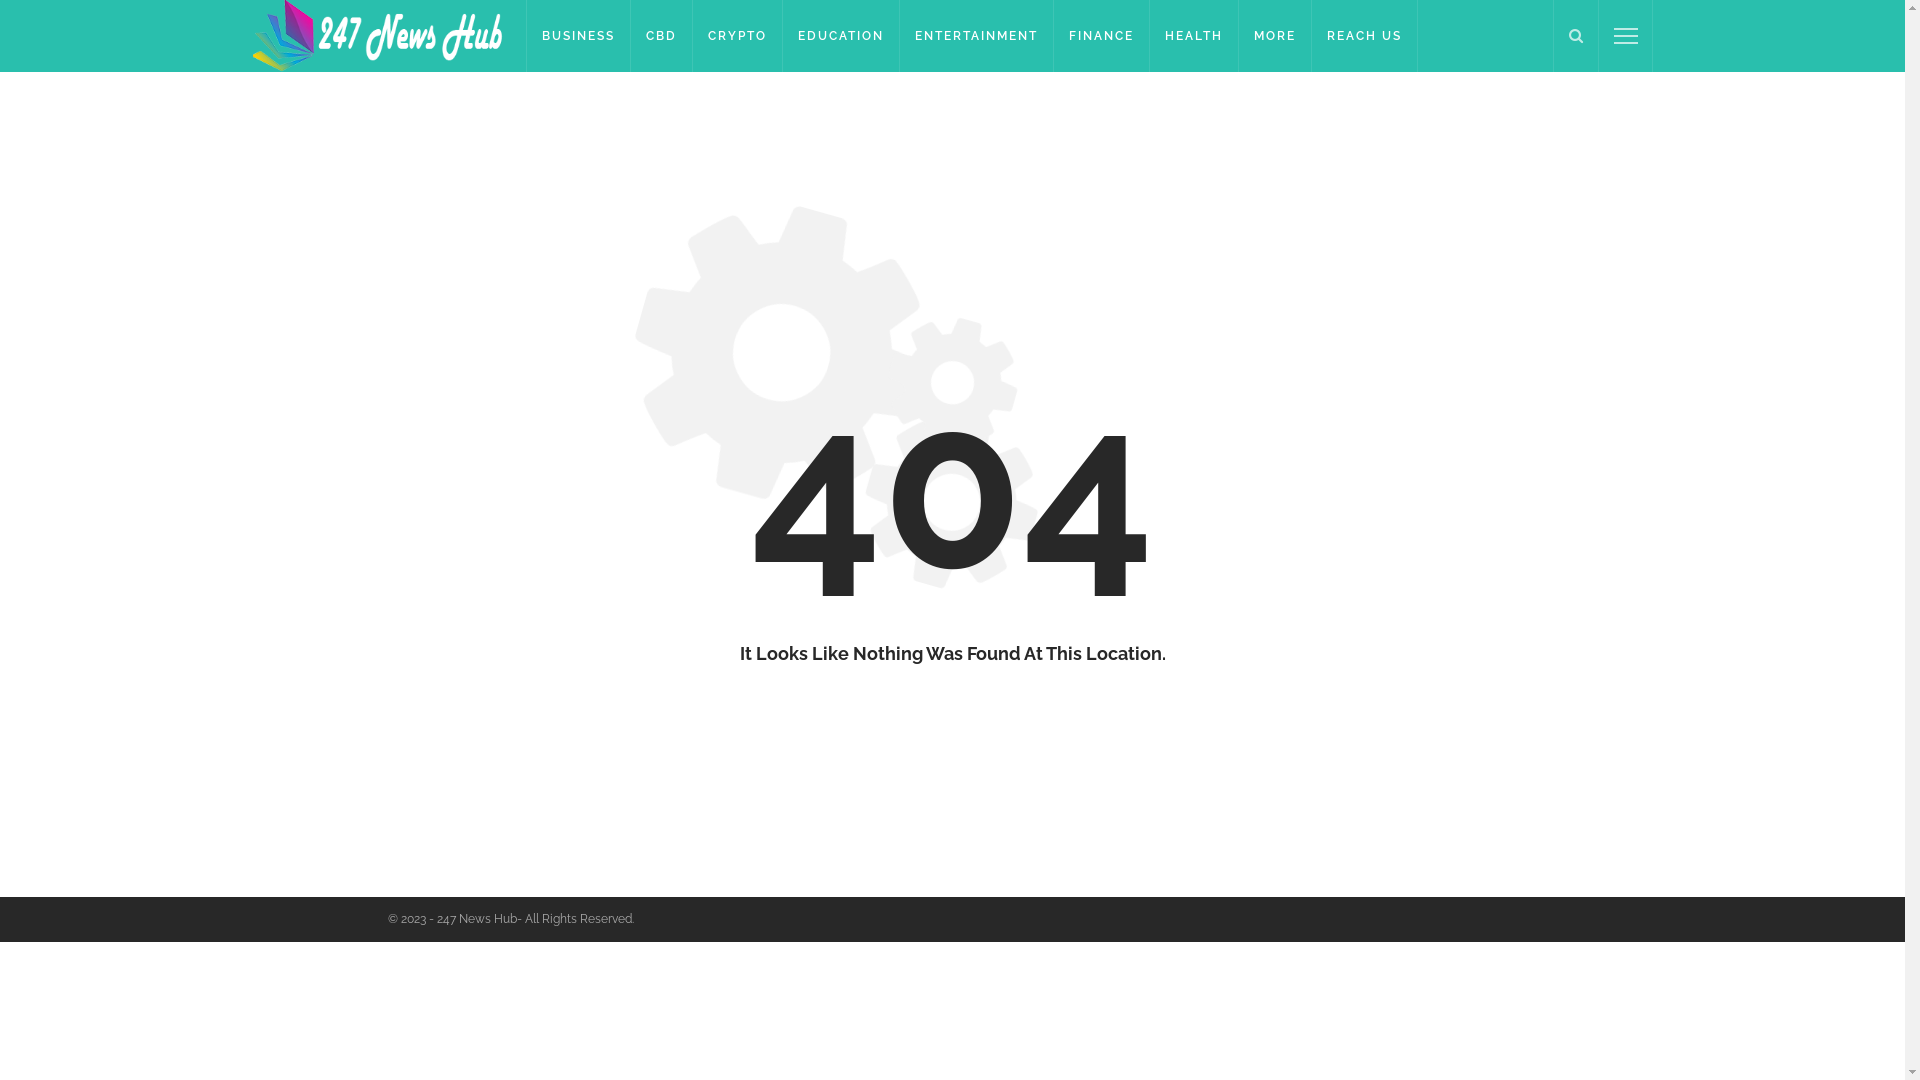  Describe the element at coordinates (577, 35) in the screenshot. I see `'BUSINESS'` at that location.